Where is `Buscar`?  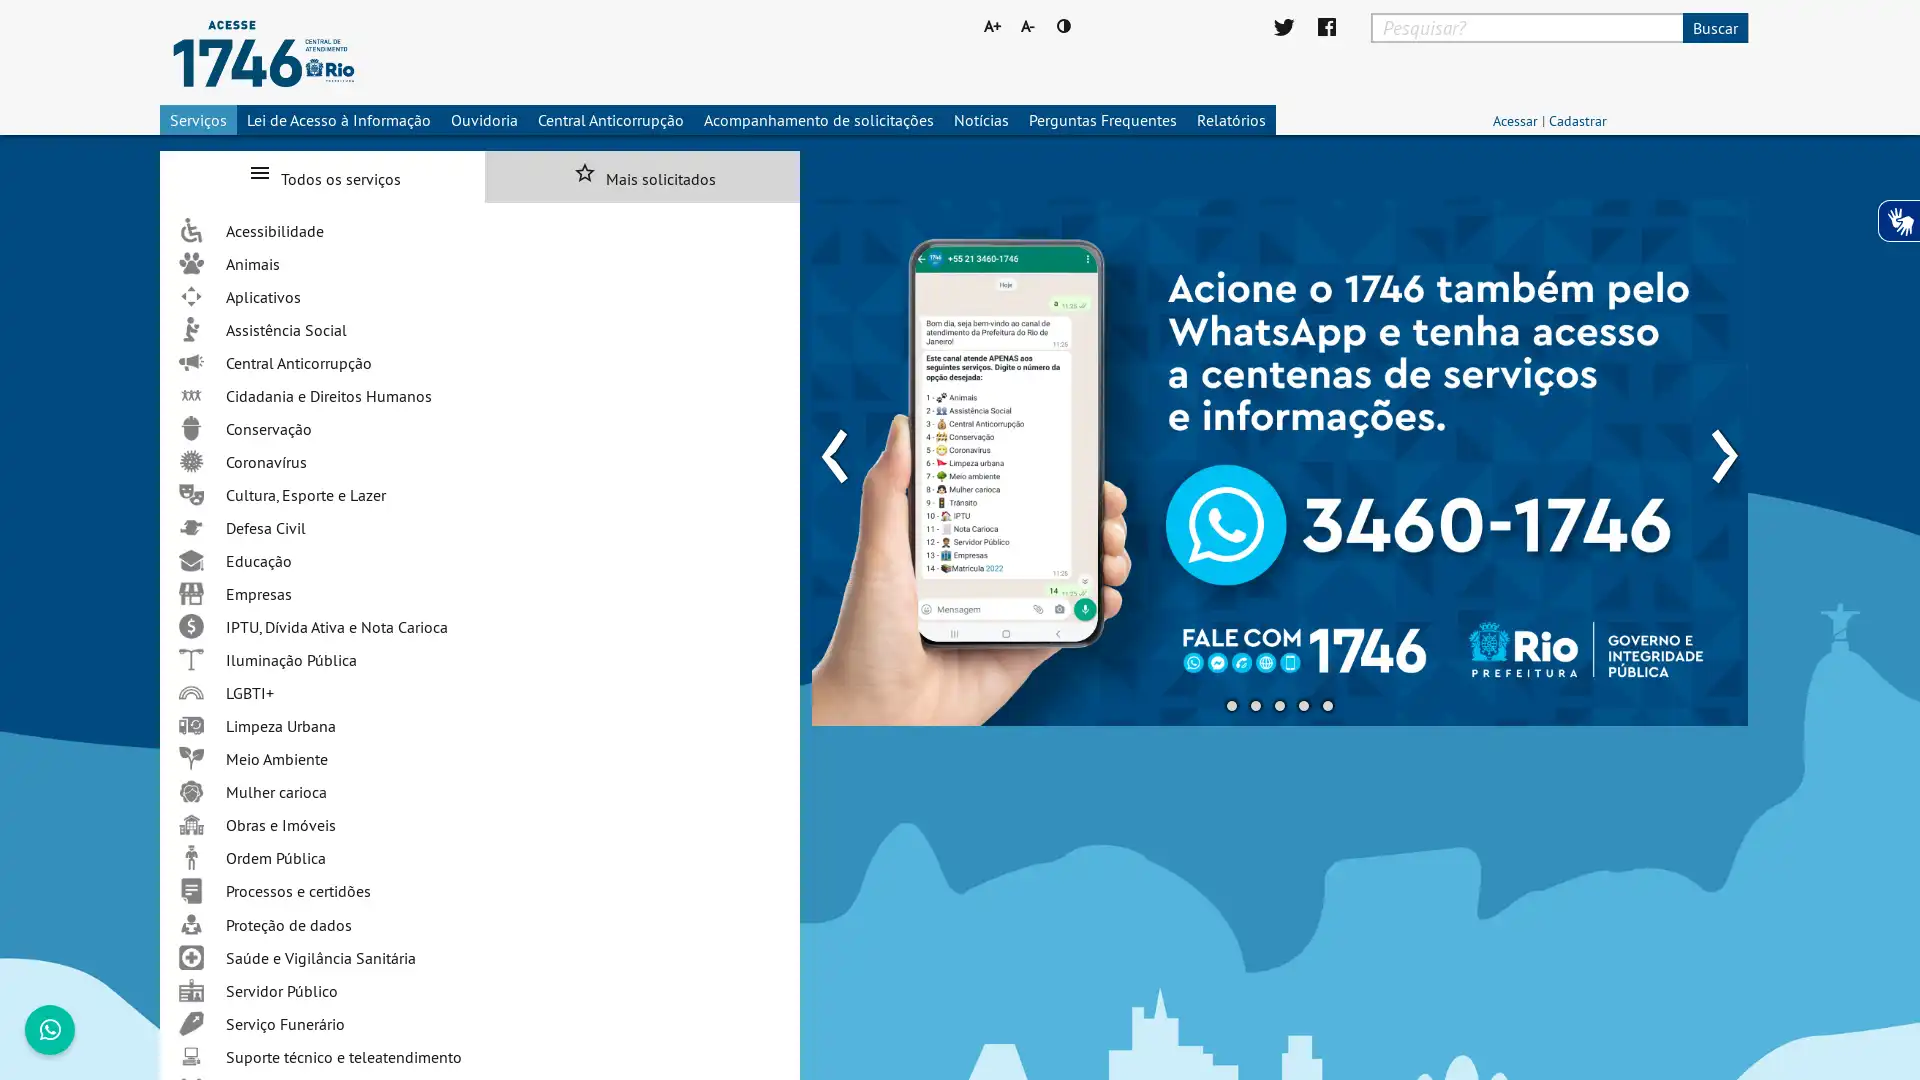
Buscar is located at coordinates (1713, 27).